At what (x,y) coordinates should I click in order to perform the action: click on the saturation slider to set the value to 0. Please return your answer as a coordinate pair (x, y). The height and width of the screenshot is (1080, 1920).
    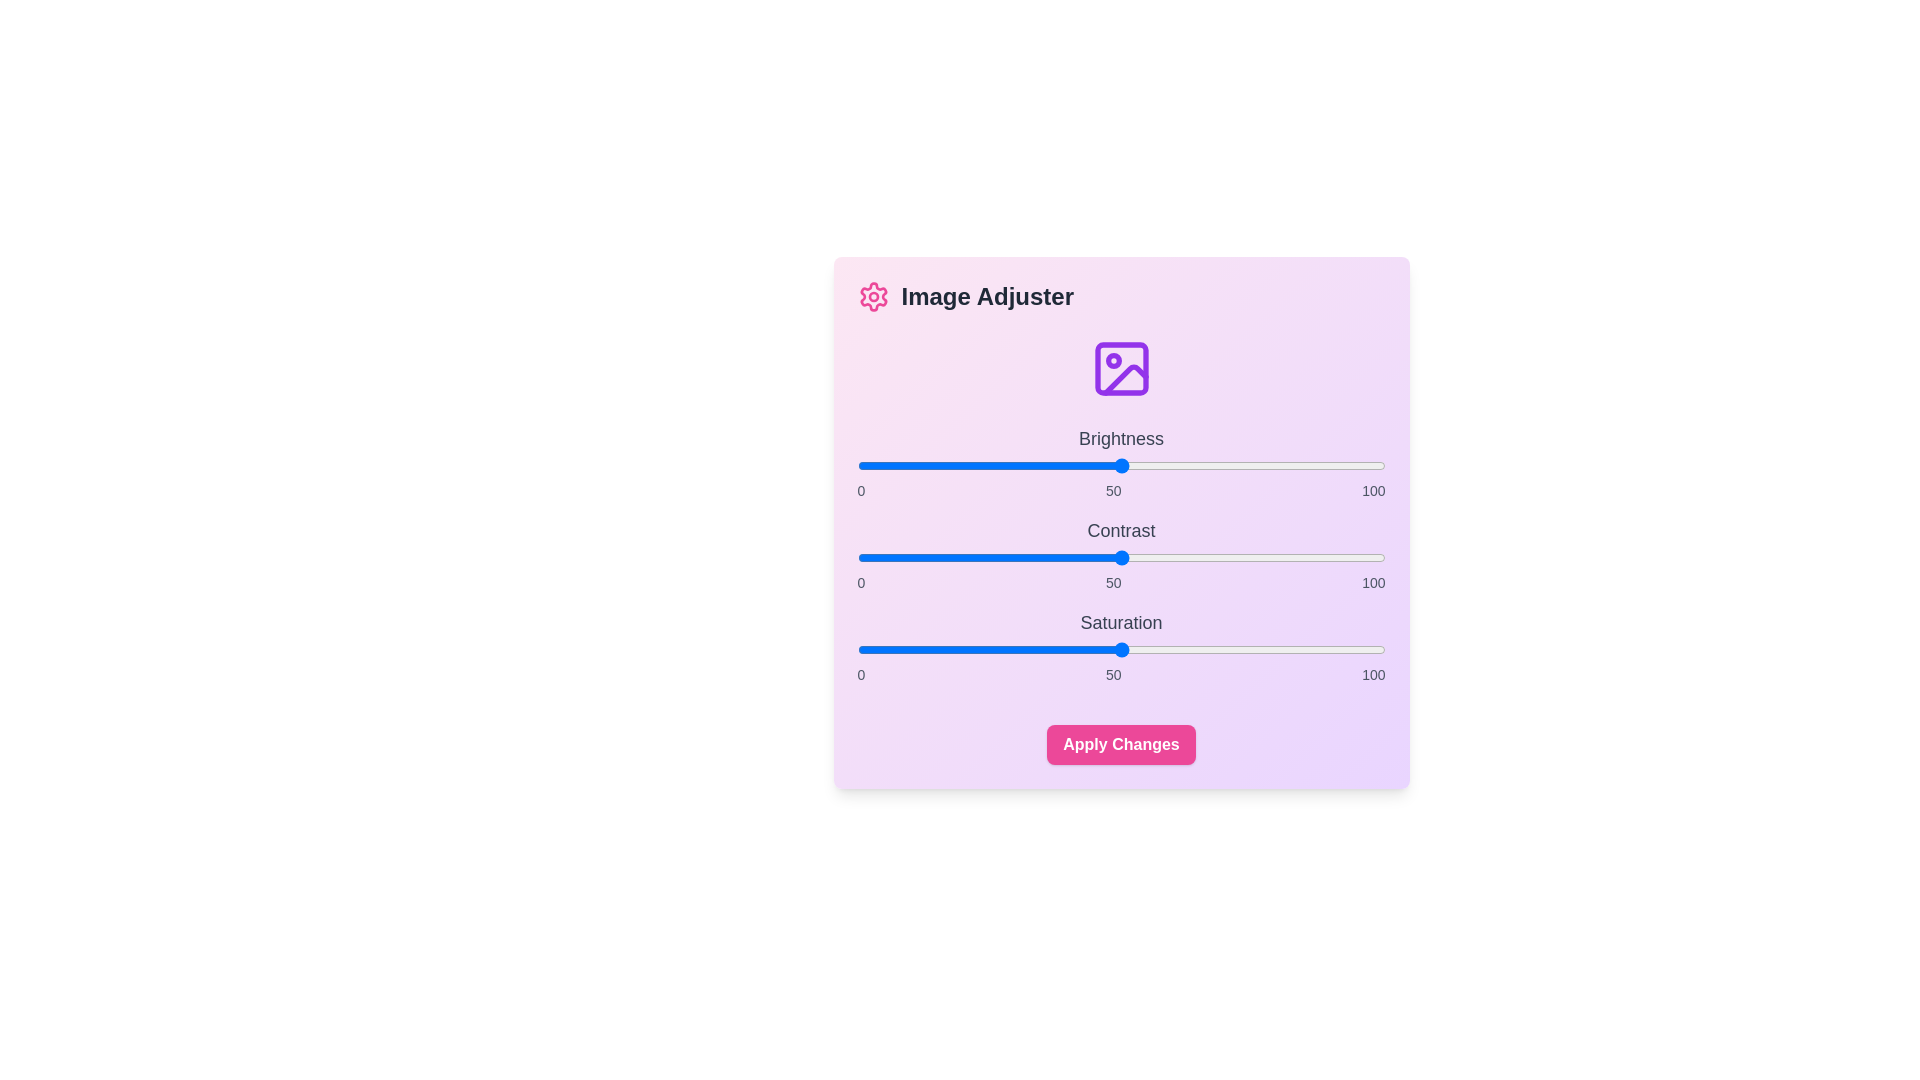
    Looking at the image, I should click on (857, 650).